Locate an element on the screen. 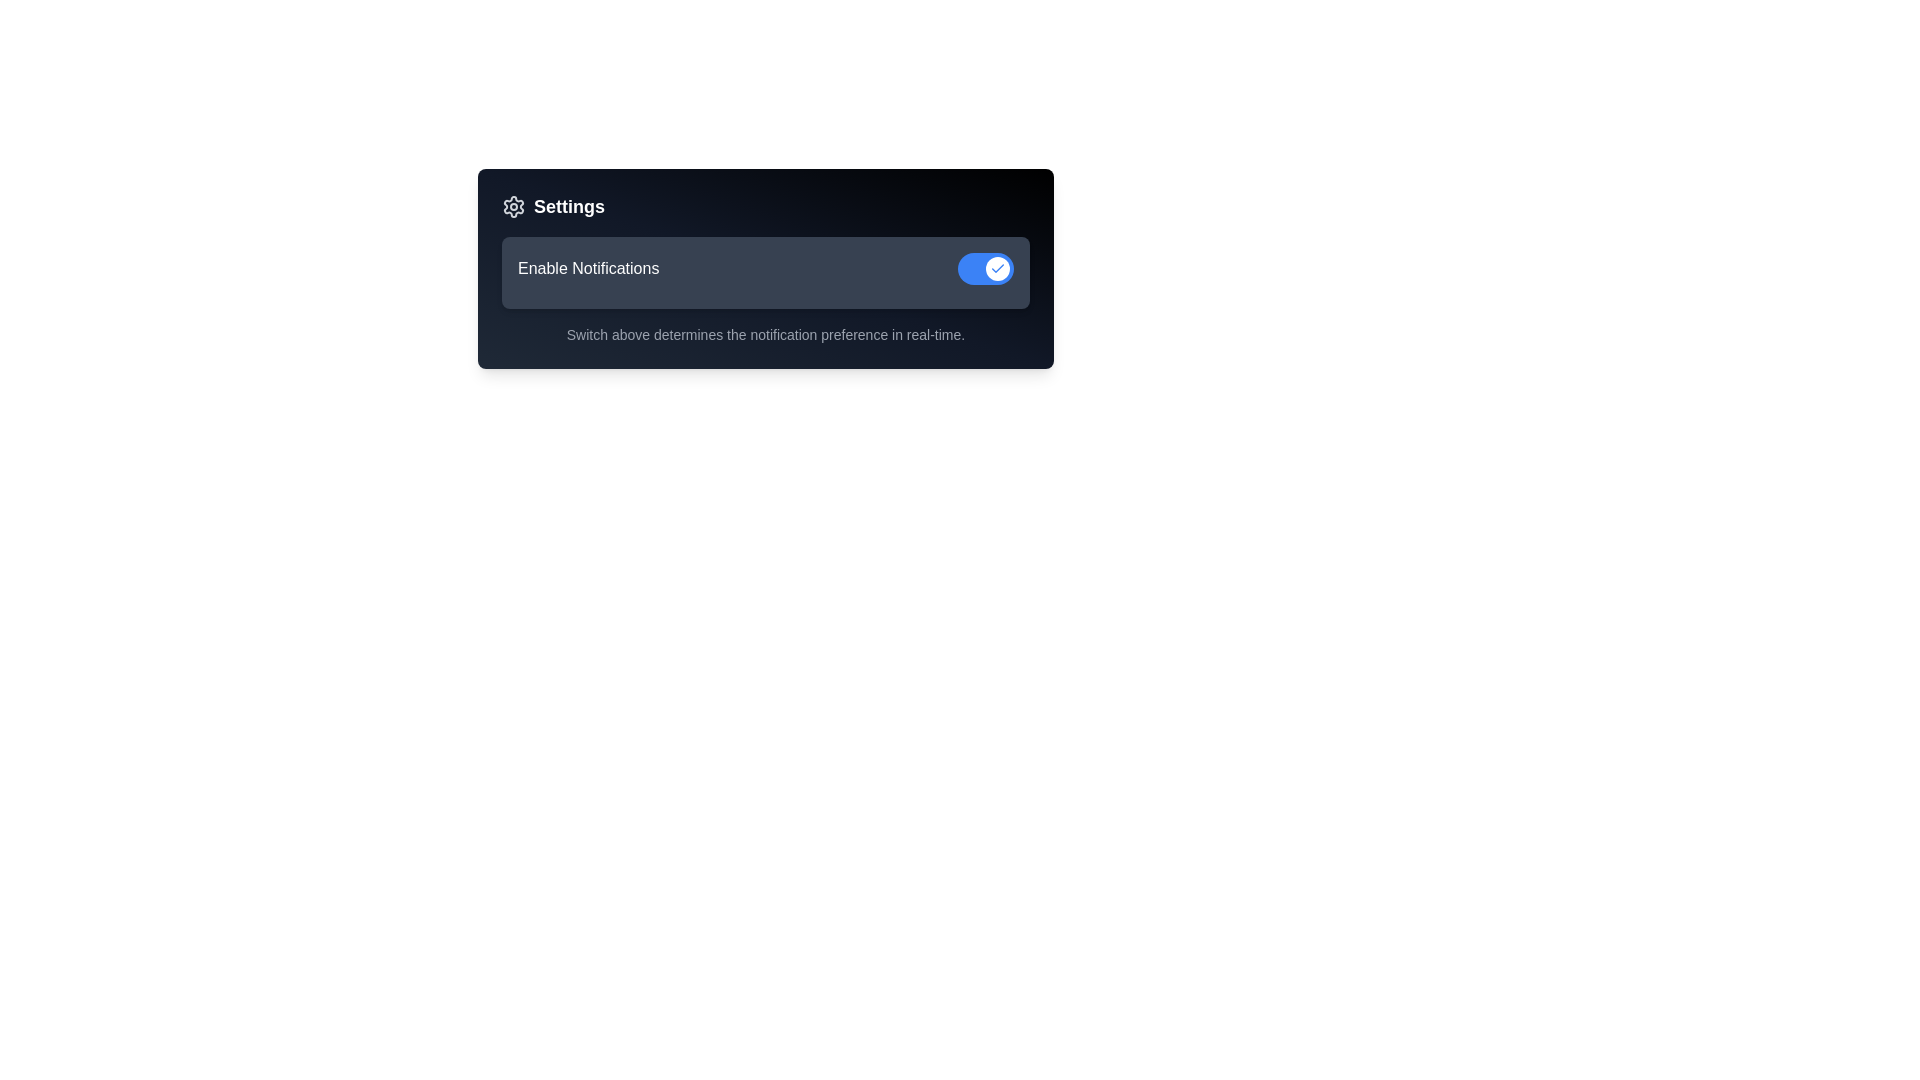 This screenshot has height=1080, width=1920. the toggle switch styled as a rounded rectangle with a blue background, which is in the 'on' position is located at coordinates (985, 268).